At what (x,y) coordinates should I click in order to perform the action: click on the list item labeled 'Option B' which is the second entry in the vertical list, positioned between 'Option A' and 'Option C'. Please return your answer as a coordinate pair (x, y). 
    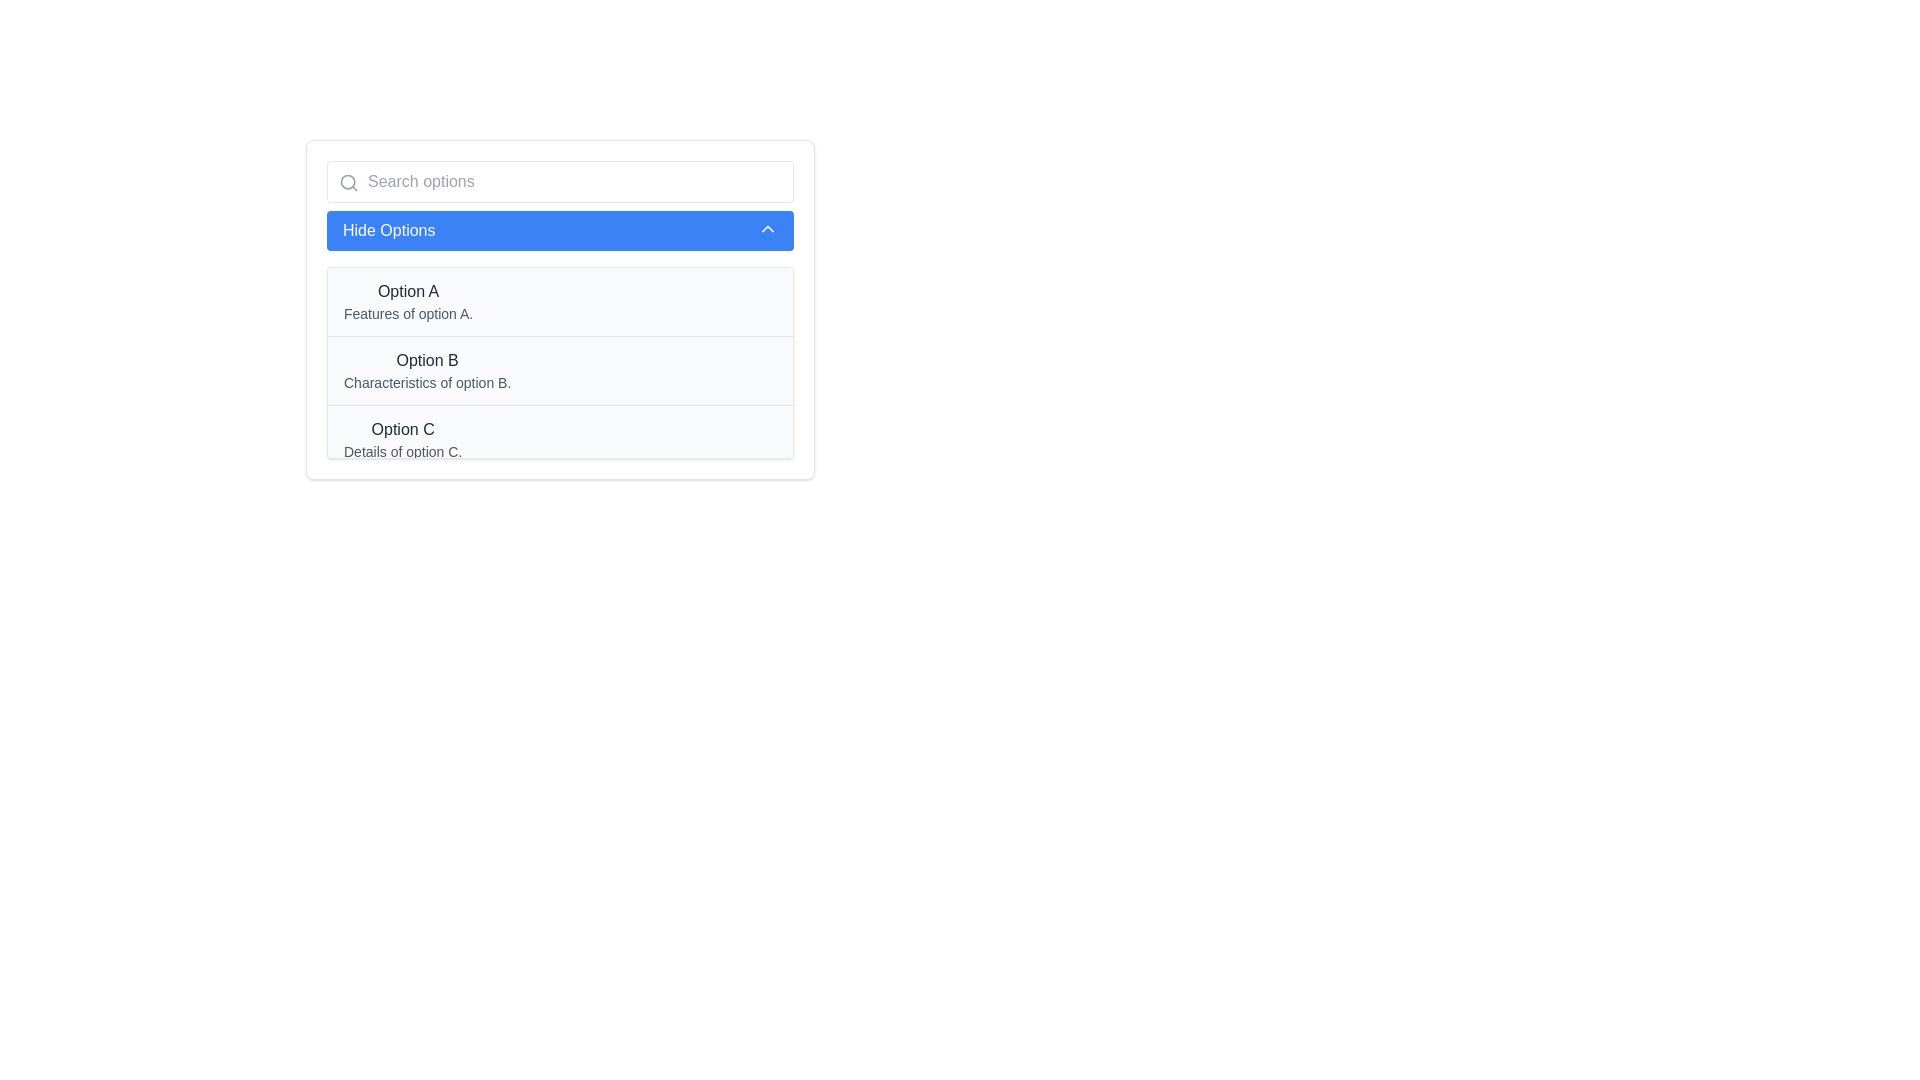
    Looking at the image, I should click on (560, 338).